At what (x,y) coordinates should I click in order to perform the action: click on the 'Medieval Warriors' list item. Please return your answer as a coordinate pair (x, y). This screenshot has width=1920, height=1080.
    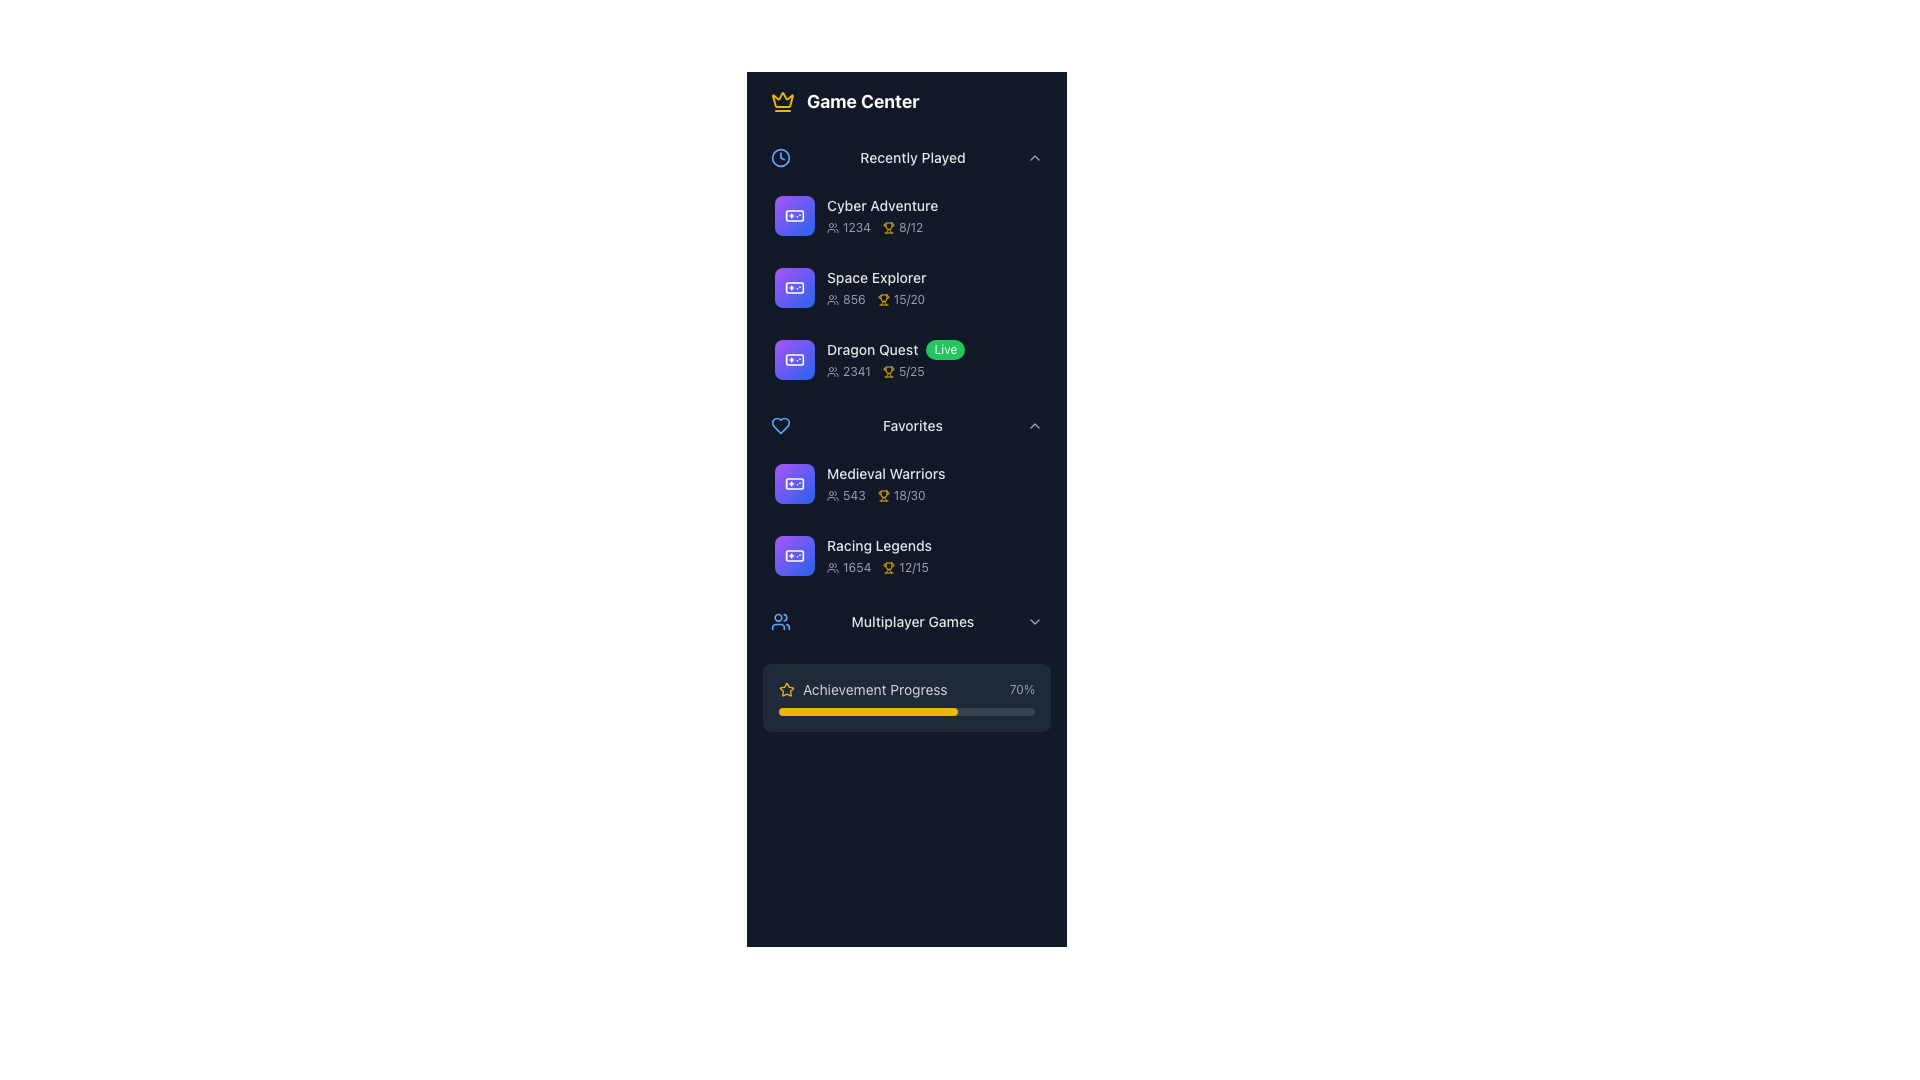
    Looking at the image, I should click on (931, 483).